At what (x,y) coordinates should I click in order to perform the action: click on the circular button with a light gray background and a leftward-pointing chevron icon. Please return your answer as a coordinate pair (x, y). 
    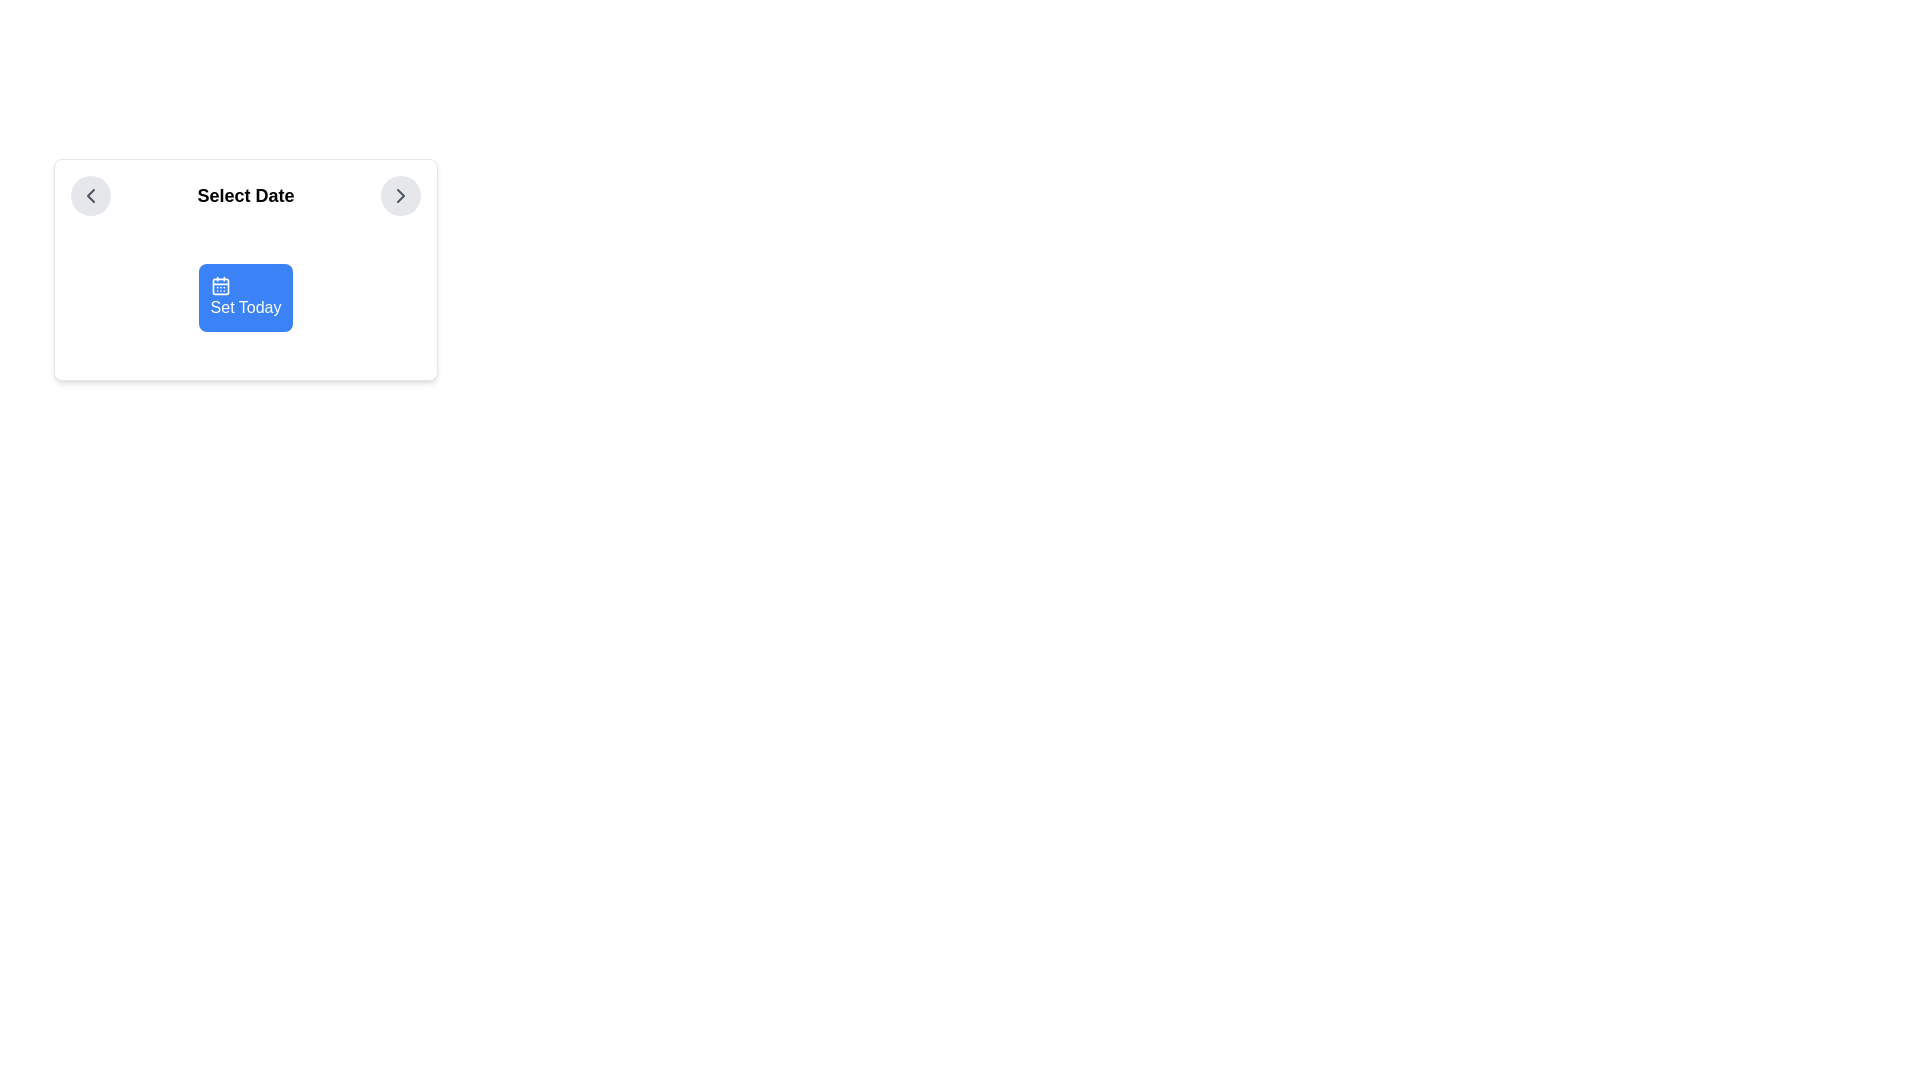
    Looking at the image, I should click on (90, 196).